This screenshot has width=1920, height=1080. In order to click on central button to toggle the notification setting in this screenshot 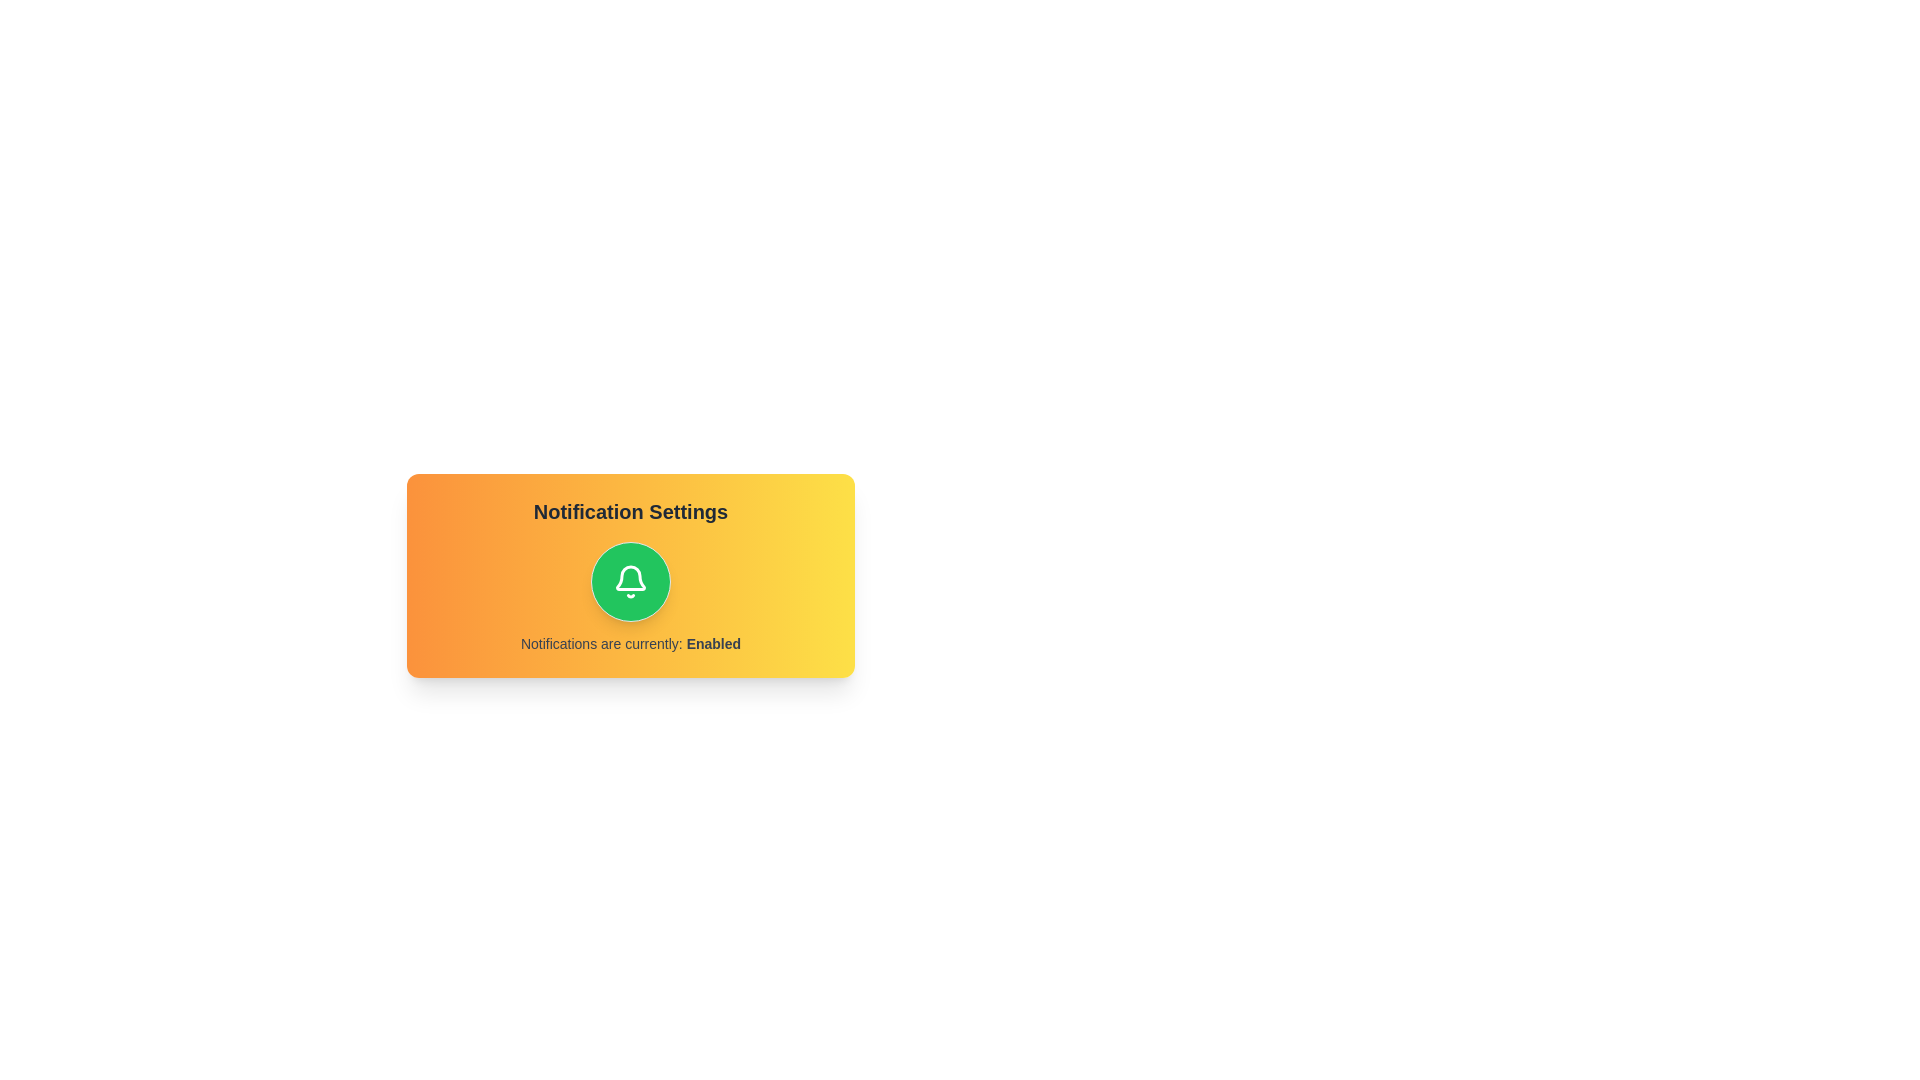, I will do `click(629, 582)`.